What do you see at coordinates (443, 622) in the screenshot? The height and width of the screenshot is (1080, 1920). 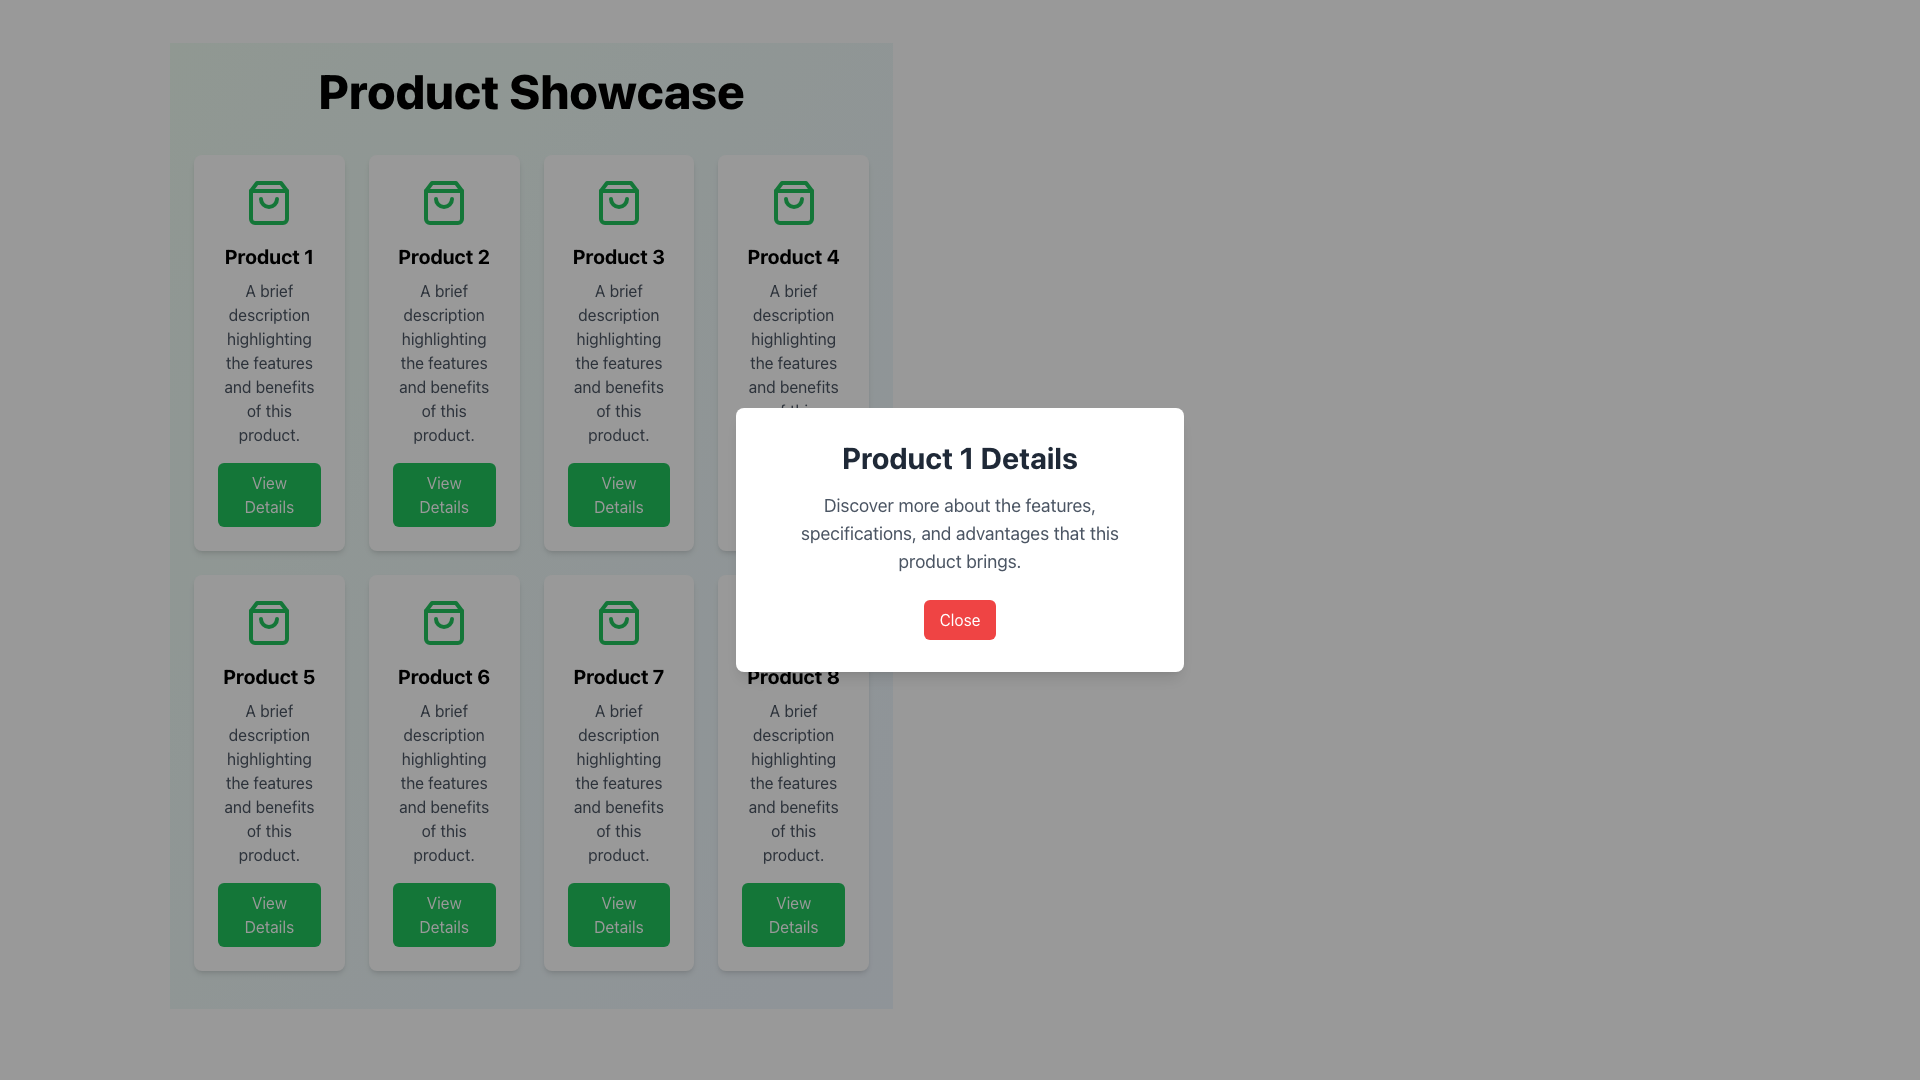 I see `the shopping bag icon representing 'Product 6' to view its associated product details` at bounding box center [443, 622].